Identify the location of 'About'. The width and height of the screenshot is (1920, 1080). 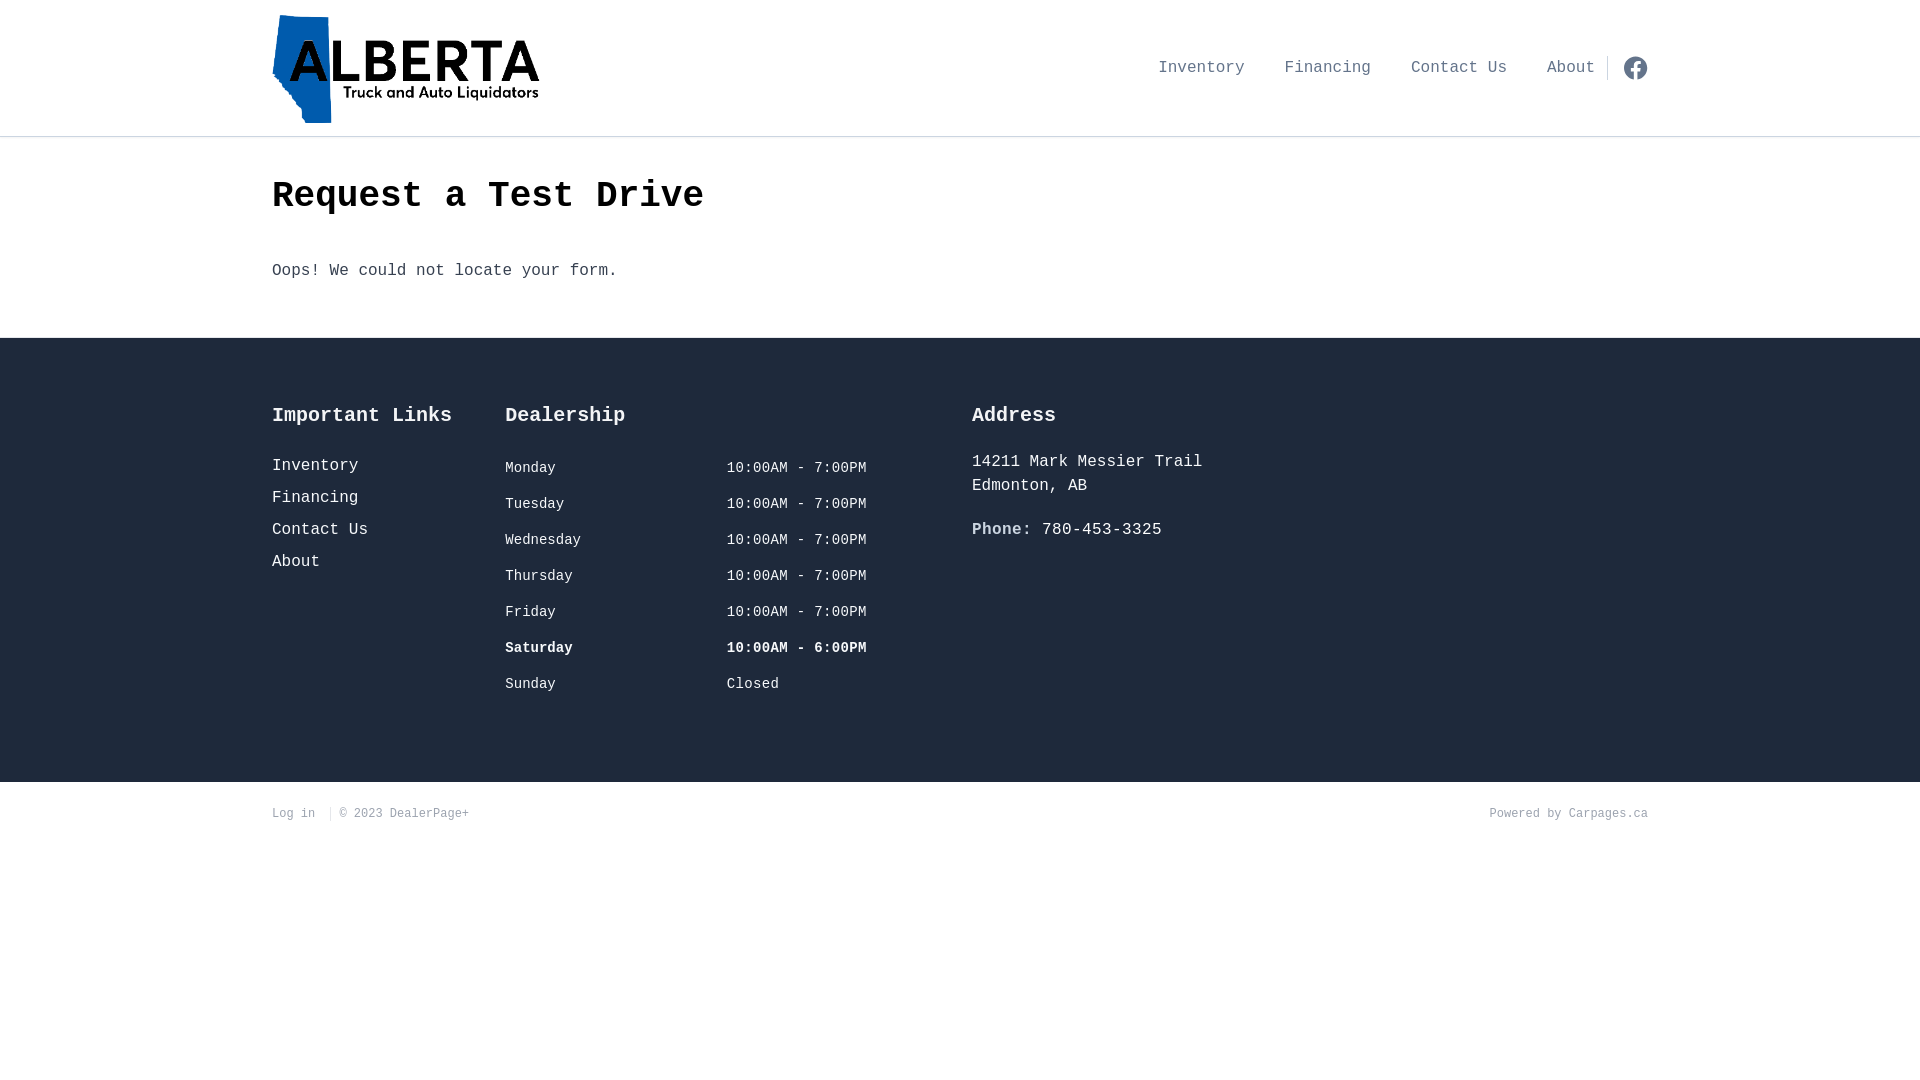
(271, 562).